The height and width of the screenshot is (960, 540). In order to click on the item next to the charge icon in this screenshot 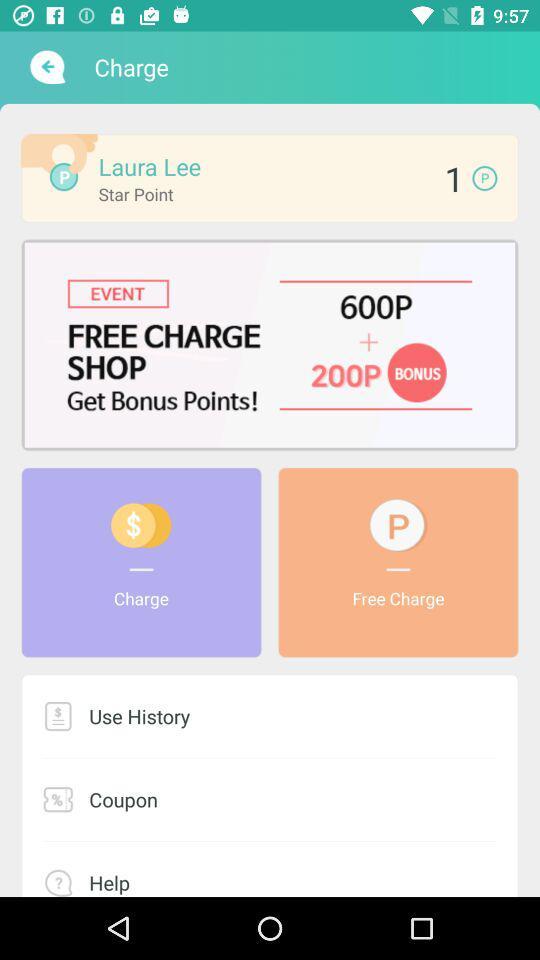, I will do `click(45, 67)`.